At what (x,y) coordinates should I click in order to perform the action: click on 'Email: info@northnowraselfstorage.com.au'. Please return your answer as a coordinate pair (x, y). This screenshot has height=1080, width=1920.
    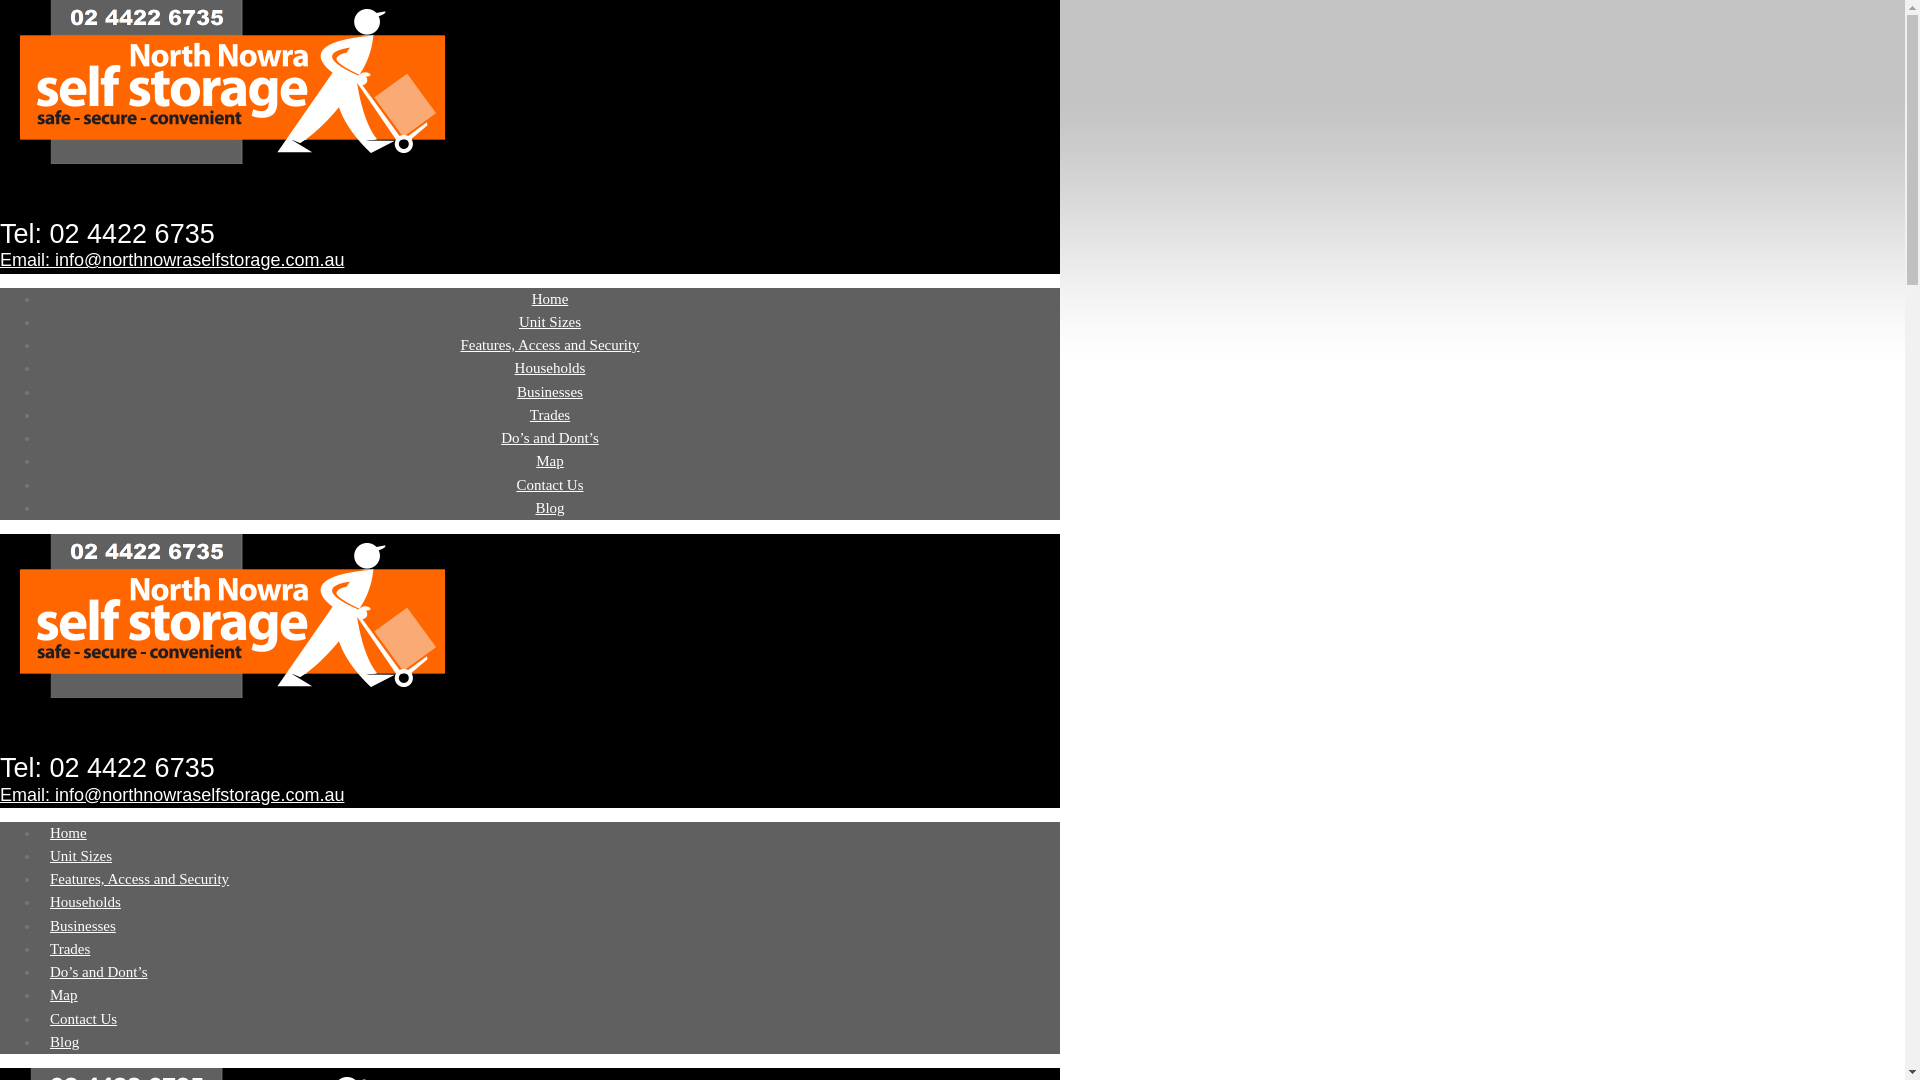
    Looking at the image, I should click on (172, 793).